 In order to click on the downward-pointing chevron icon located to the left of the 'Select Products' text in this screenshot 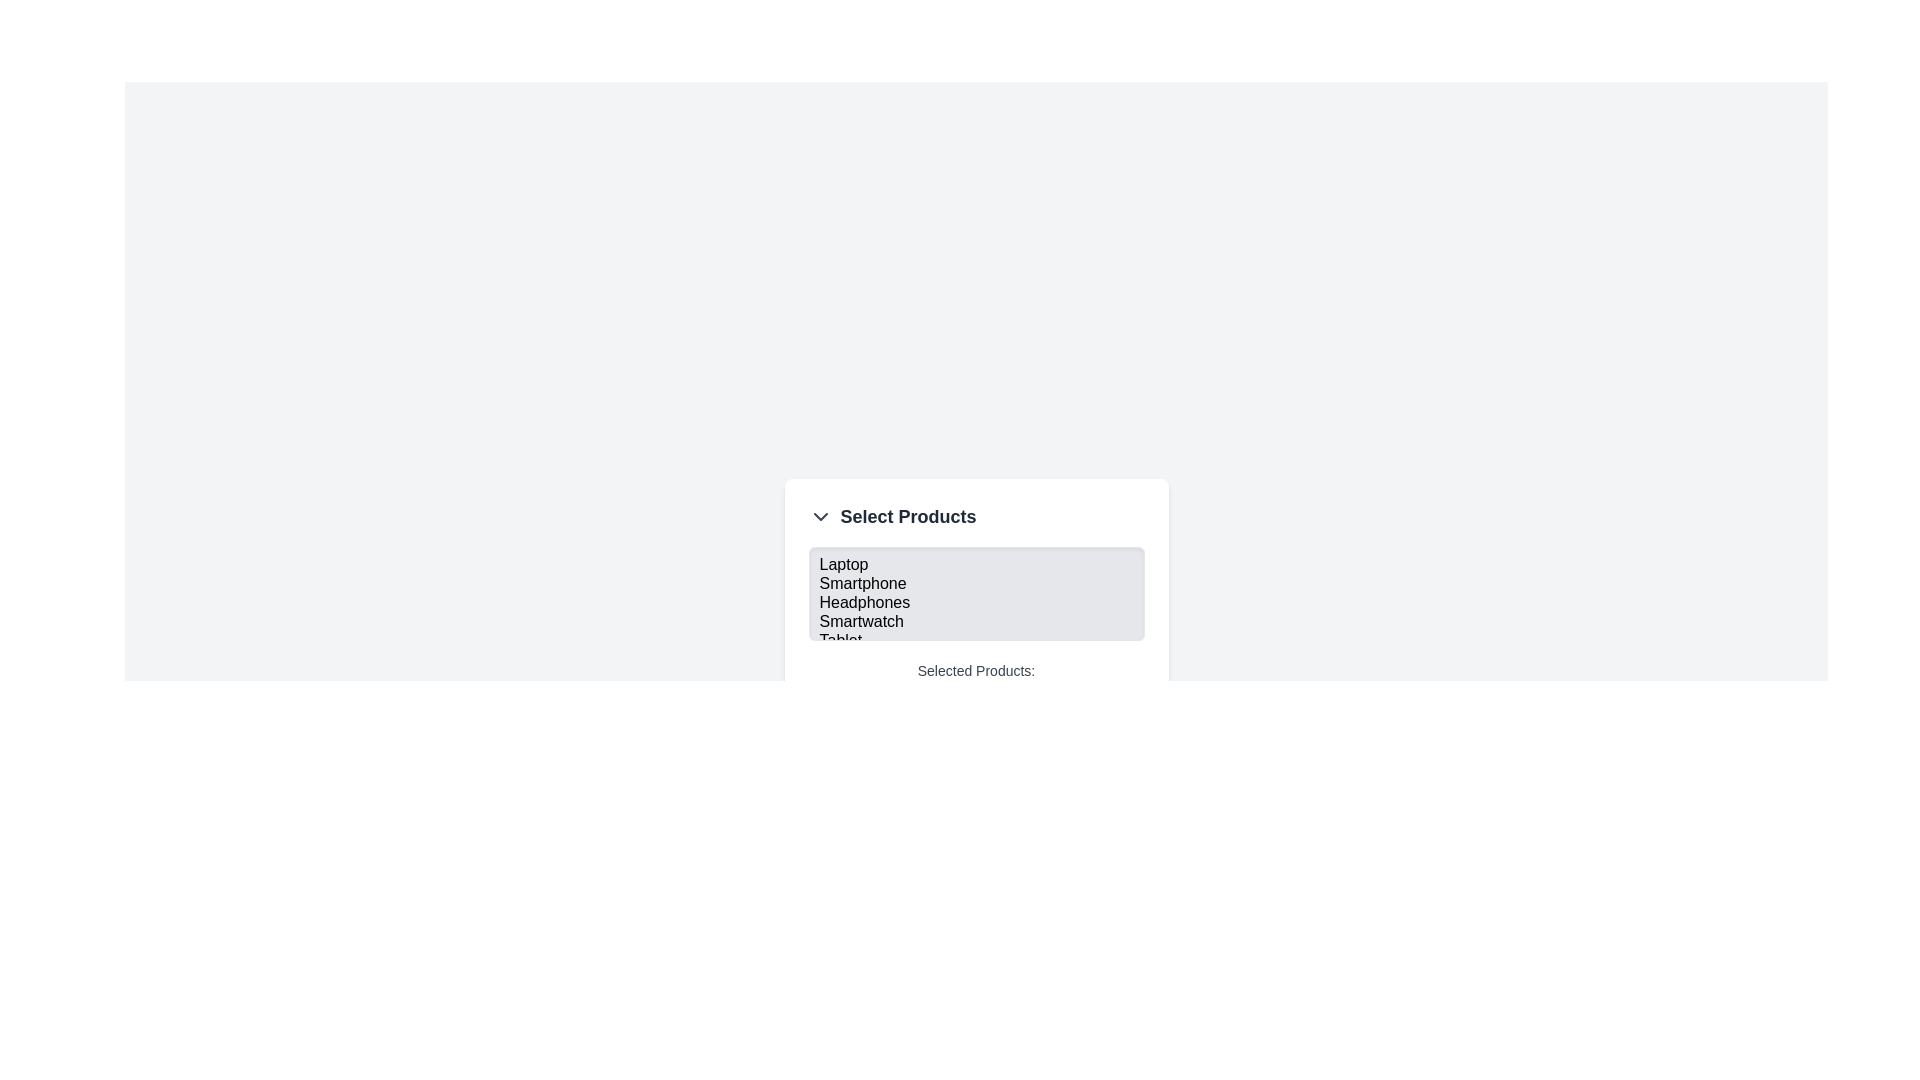, I will do `click(820, 515)`.